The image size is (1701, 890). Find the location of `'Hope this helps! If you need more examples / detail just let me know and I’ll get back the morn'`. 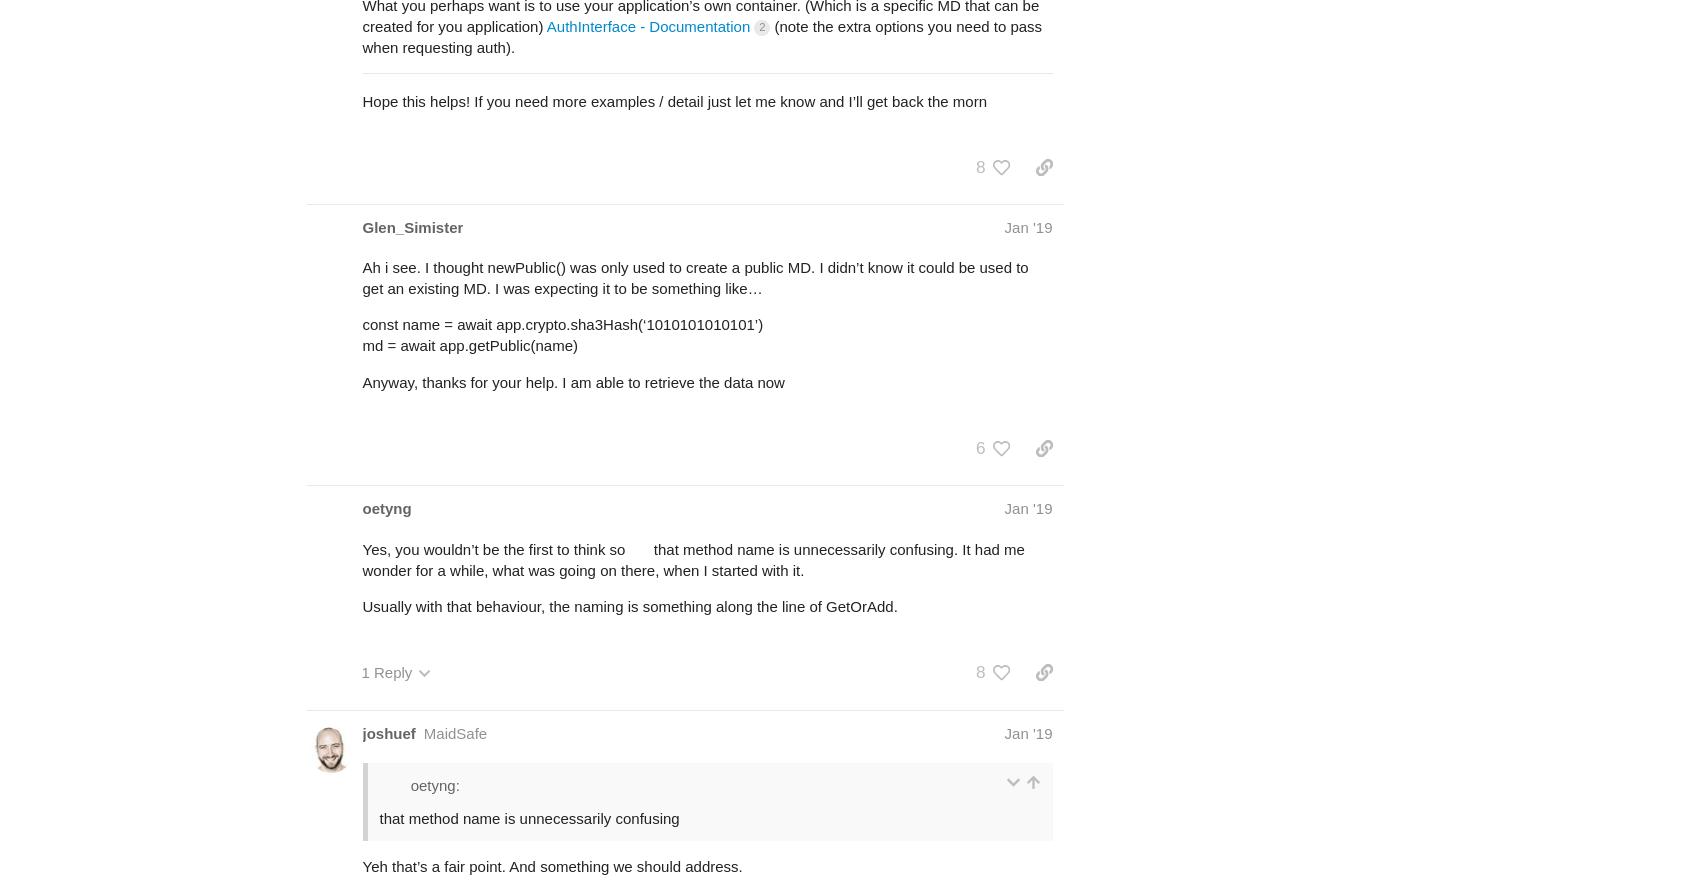

'Hope this helps! If you need more examples / detail just let me know and I’ll get back the morn' is located at coordinates (675, 100).